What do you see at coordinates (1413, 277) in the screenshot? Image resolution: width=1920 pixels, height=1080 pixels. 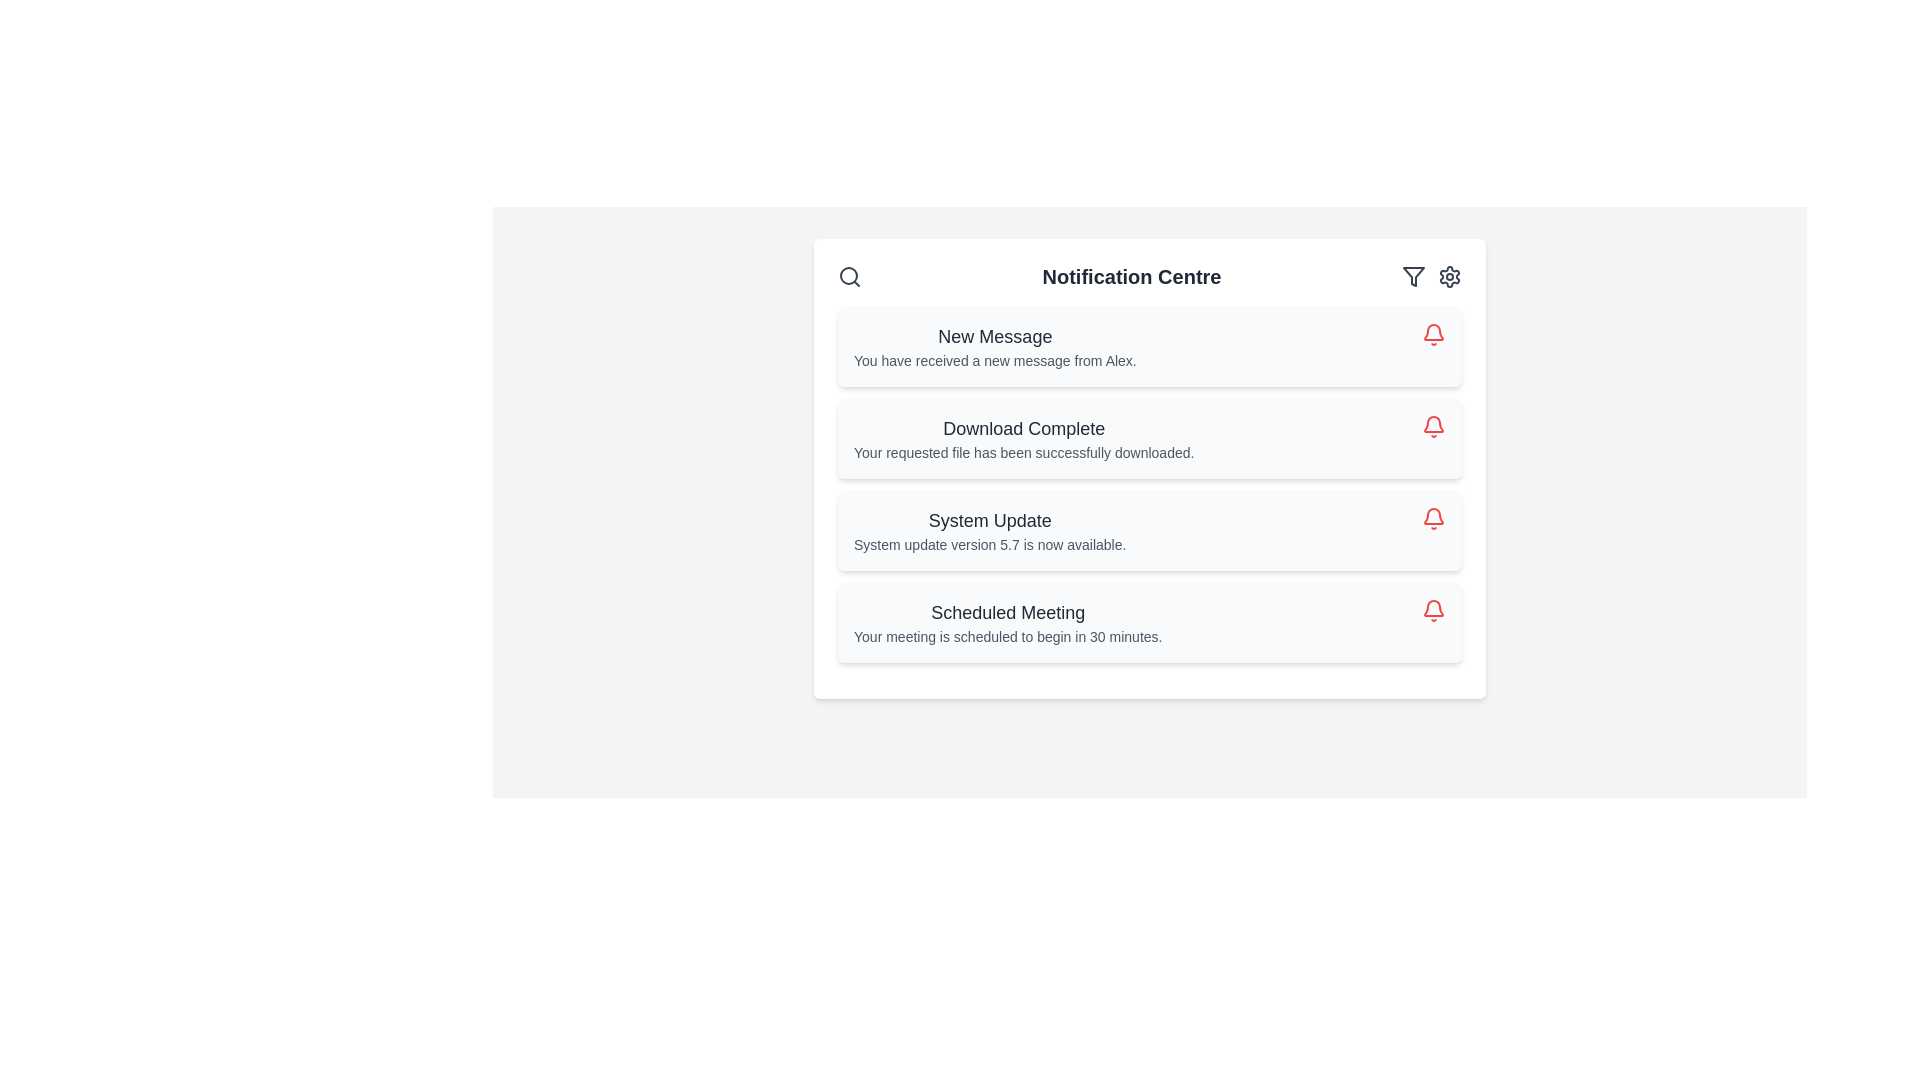 I see `the filter icon located at the far-right of the notification center modal` at bounding box center [1413, 277].